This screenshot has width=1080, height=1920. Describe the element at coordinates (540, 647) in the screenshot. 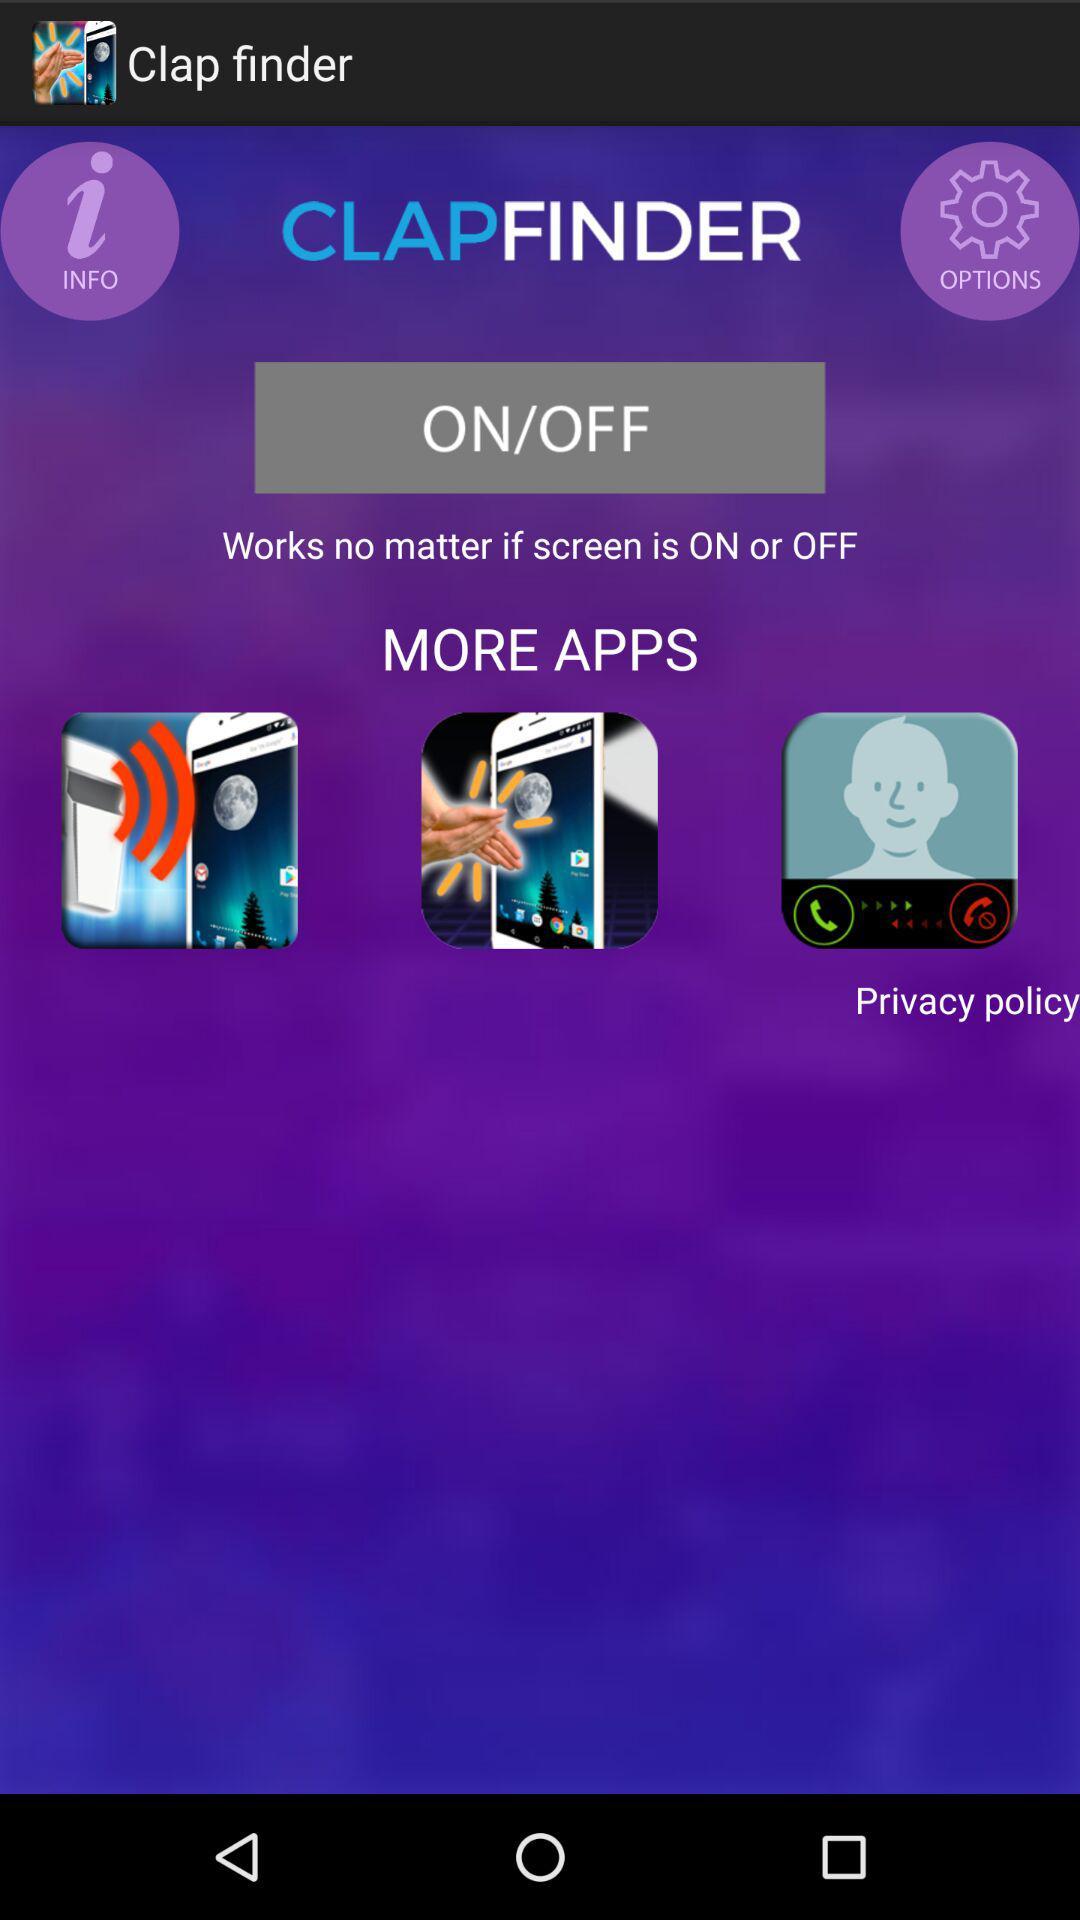

I see `the more apps app` at that location.